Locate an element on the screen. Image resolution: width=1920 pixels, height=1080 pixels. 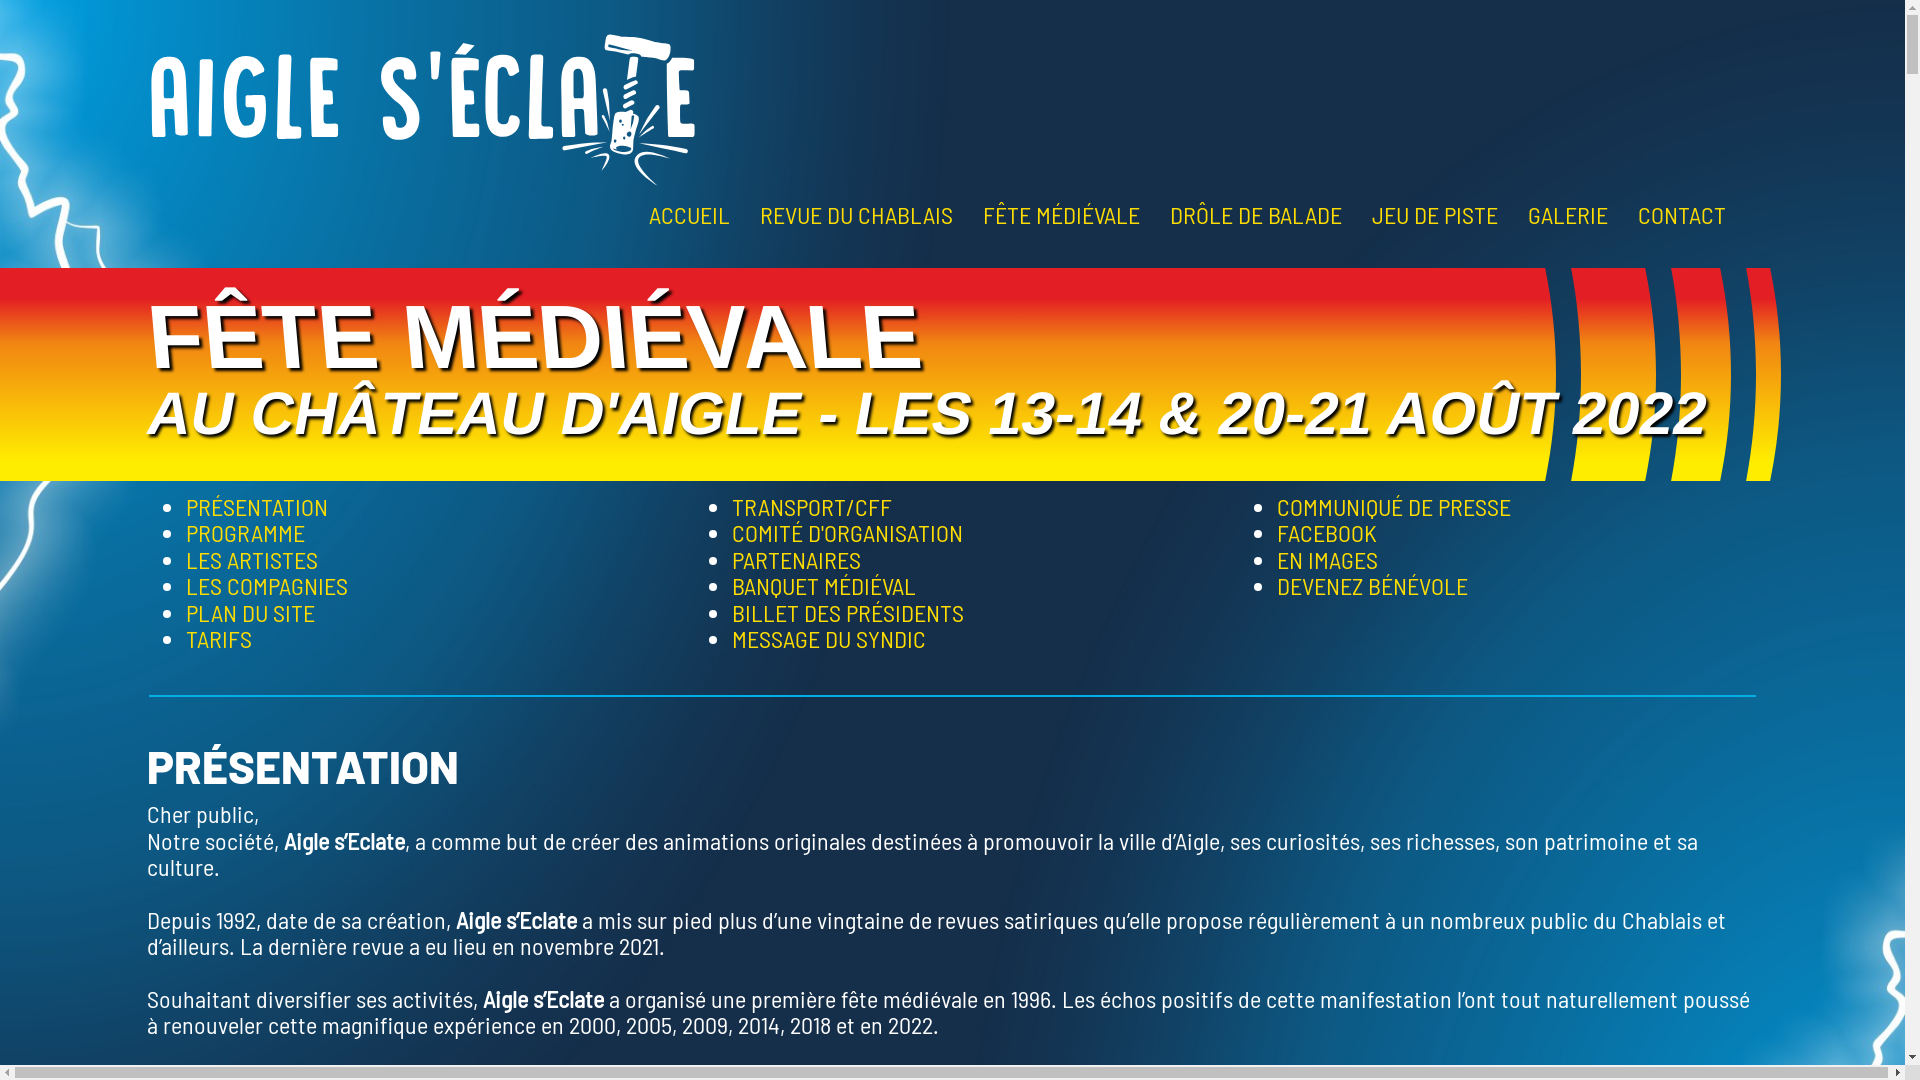
'TRANSPORT/CFF' is located at coordinates (730, 505).